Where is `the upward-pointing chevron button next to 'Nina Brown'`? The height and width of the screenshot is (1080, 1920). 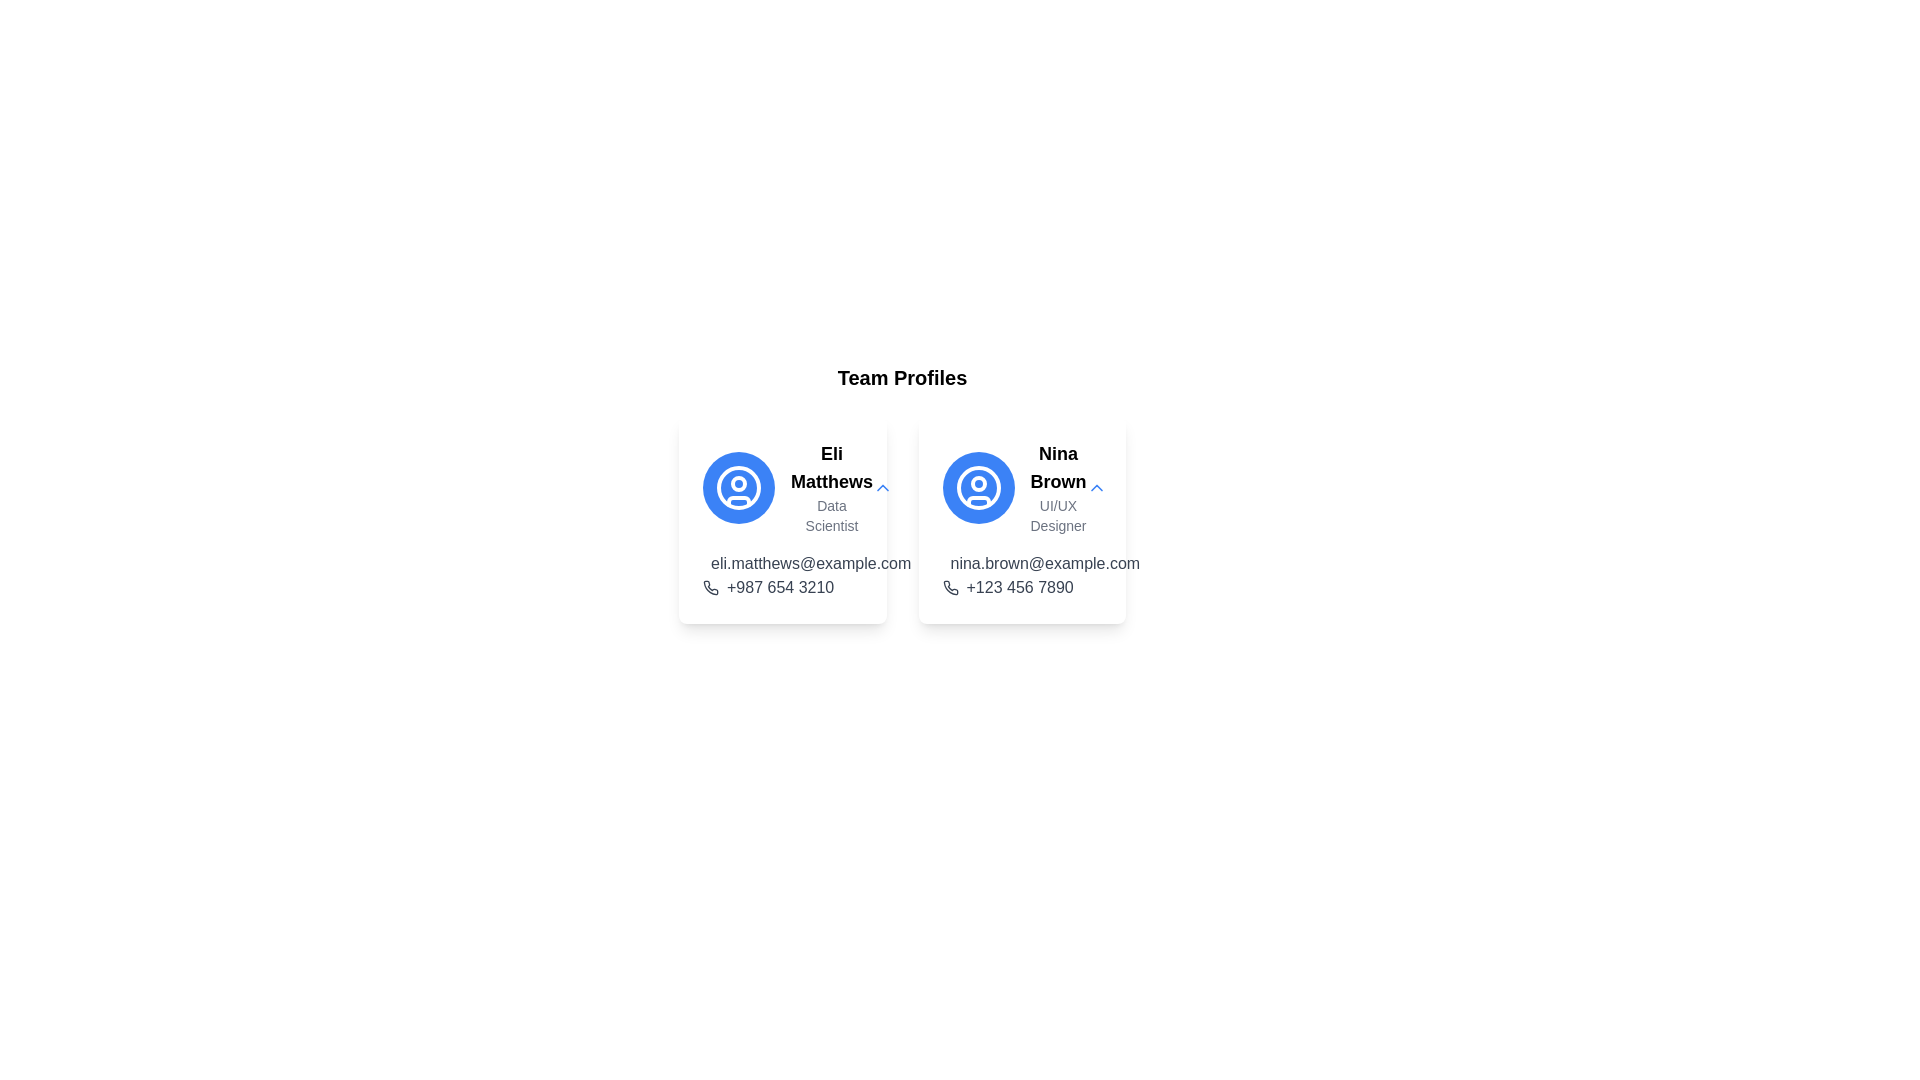 the upward-pointing chevron button next to 'Nina Brown' is located at coordinates (1095, 488).